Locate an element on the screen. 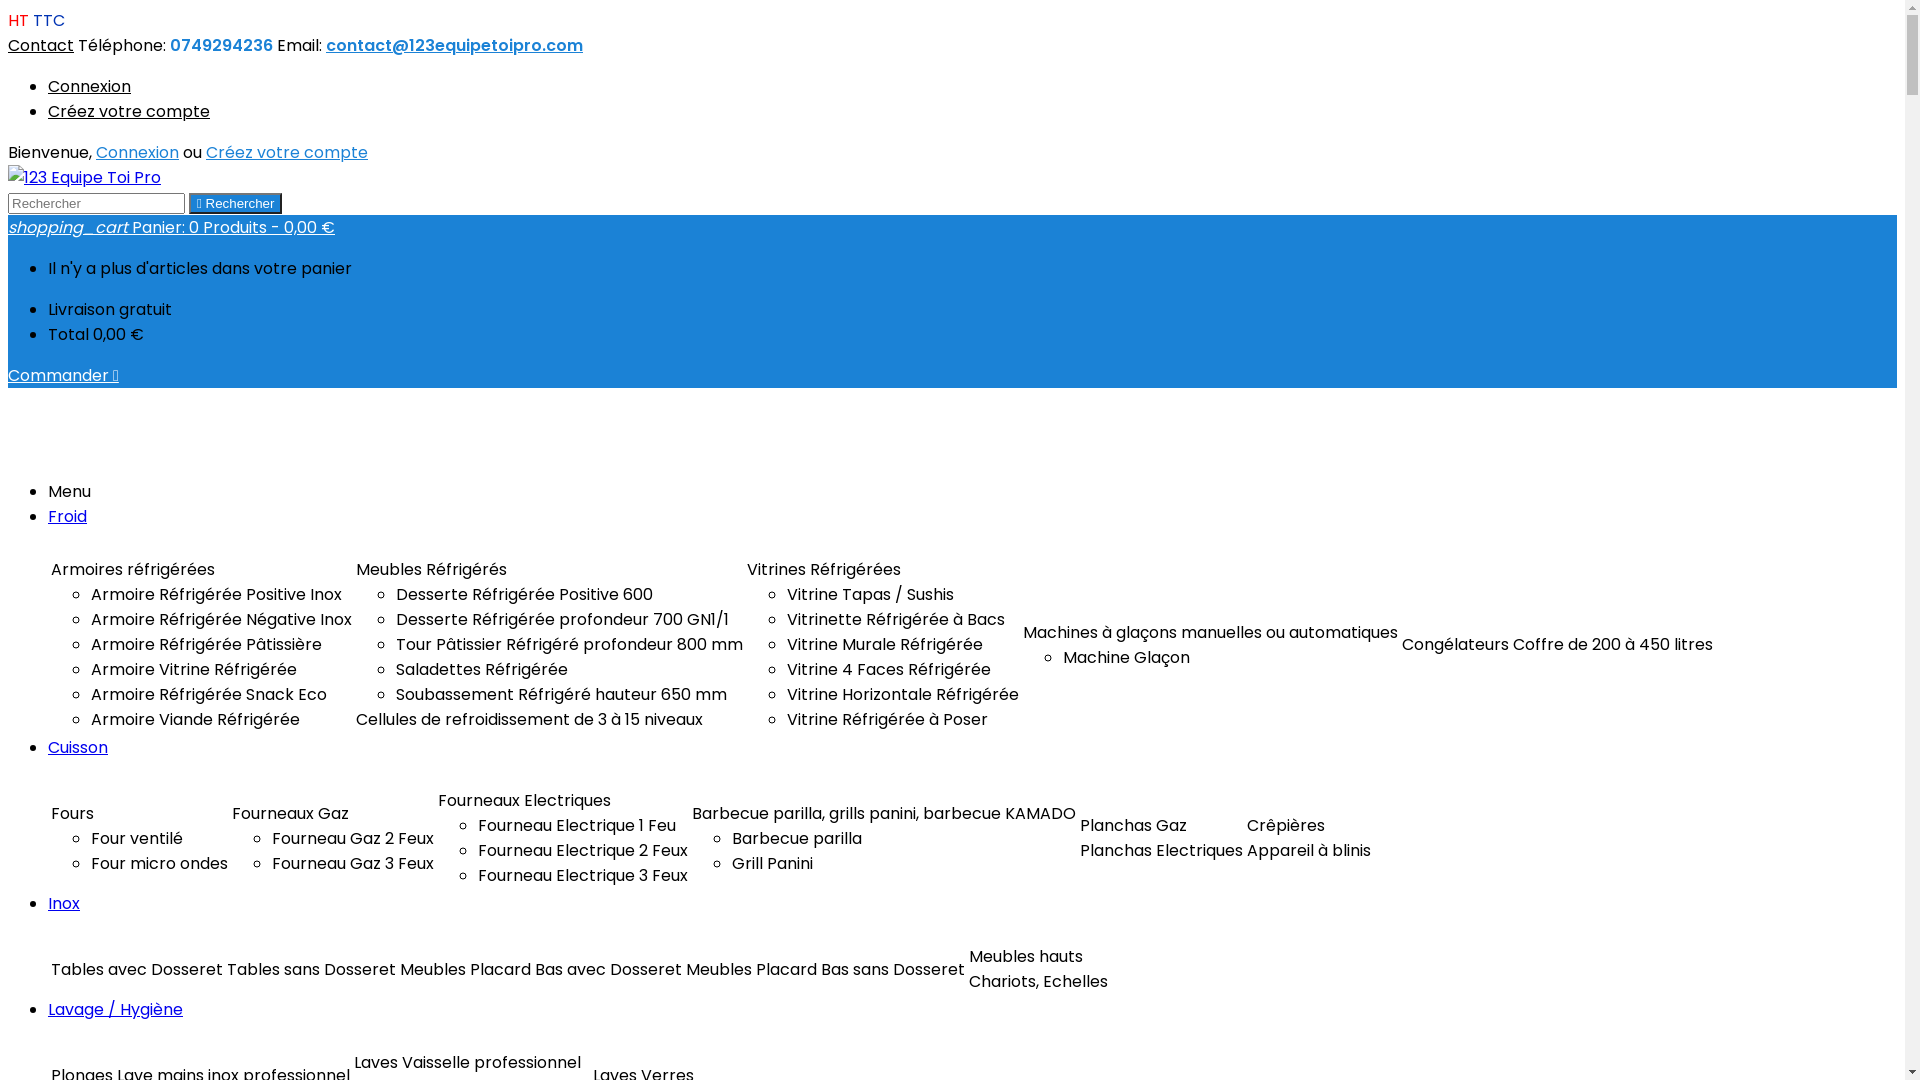  'Connexion' is located at coordinates (136, 151).